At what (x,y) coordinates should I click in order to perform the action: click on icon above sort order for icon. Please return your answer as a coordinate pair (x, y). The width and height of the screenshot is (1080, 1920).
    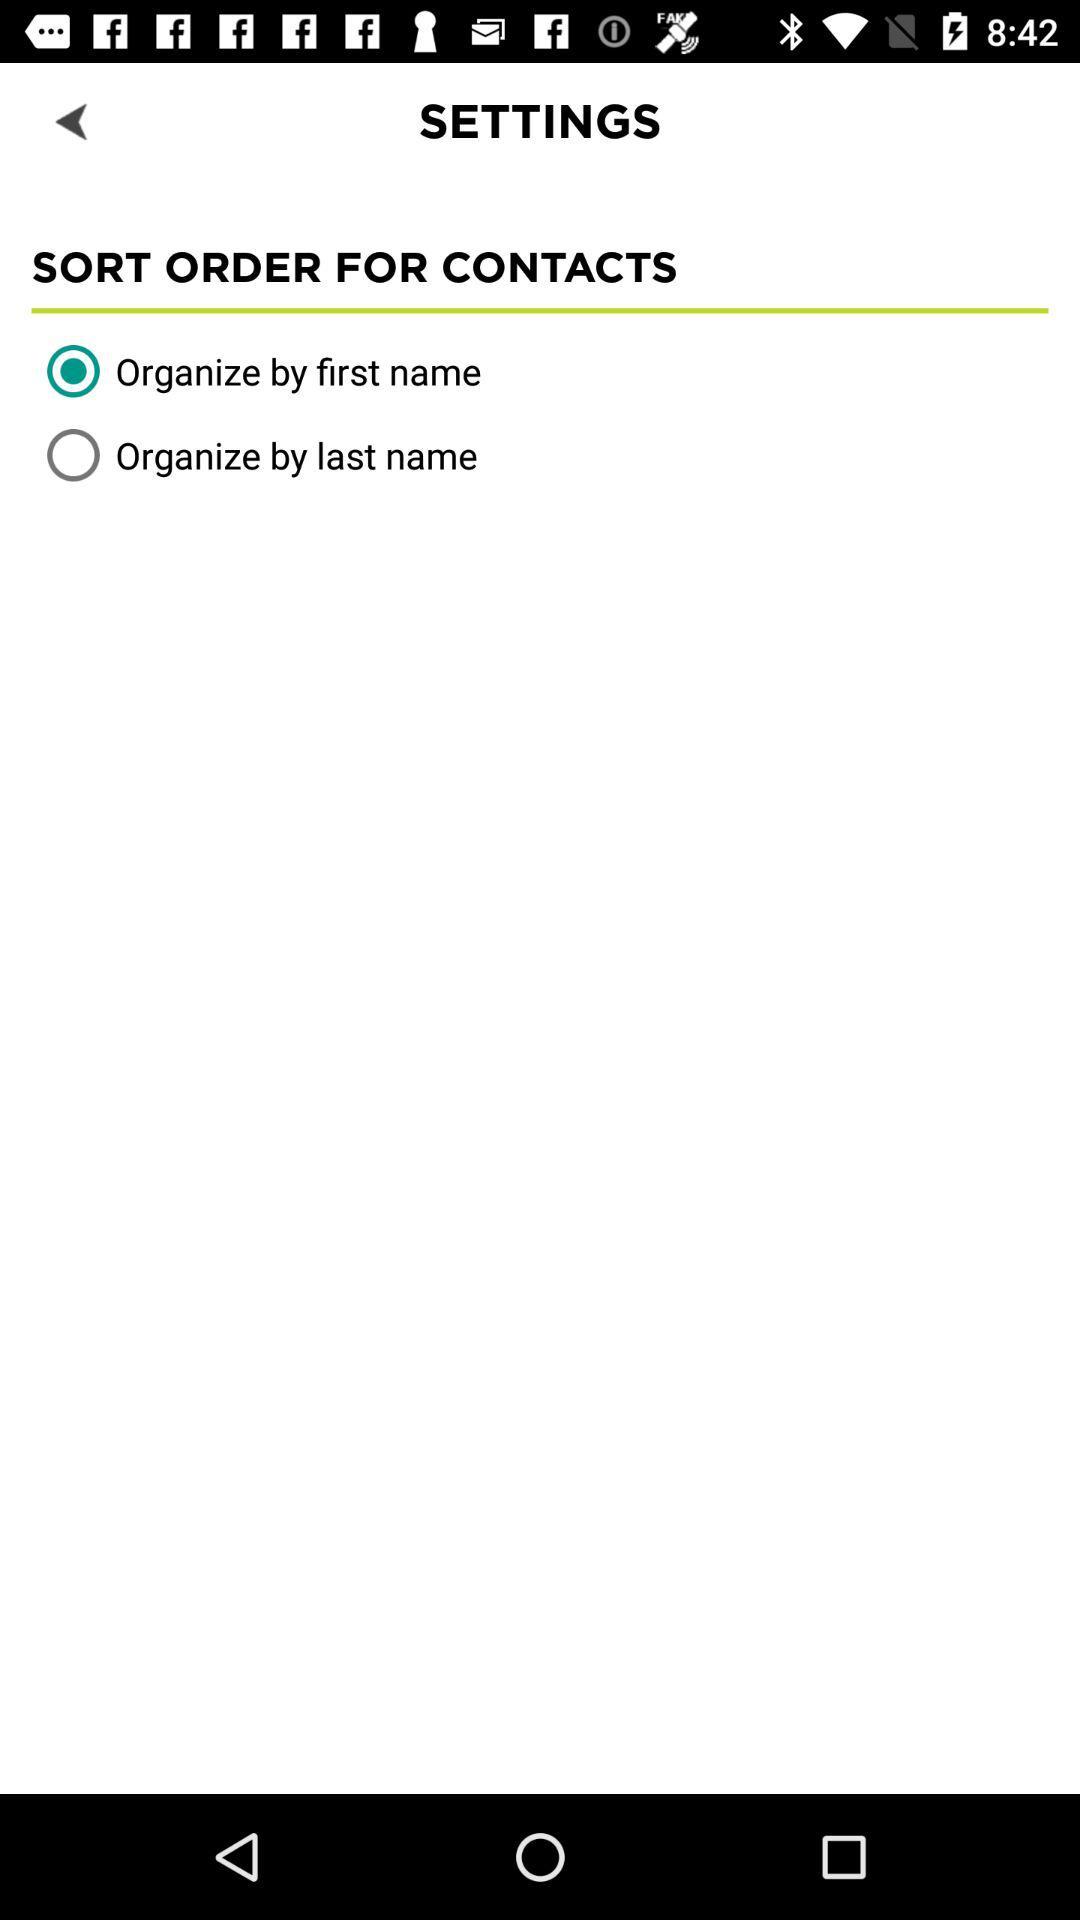
    Looking at the image, I should click on (72, 119).